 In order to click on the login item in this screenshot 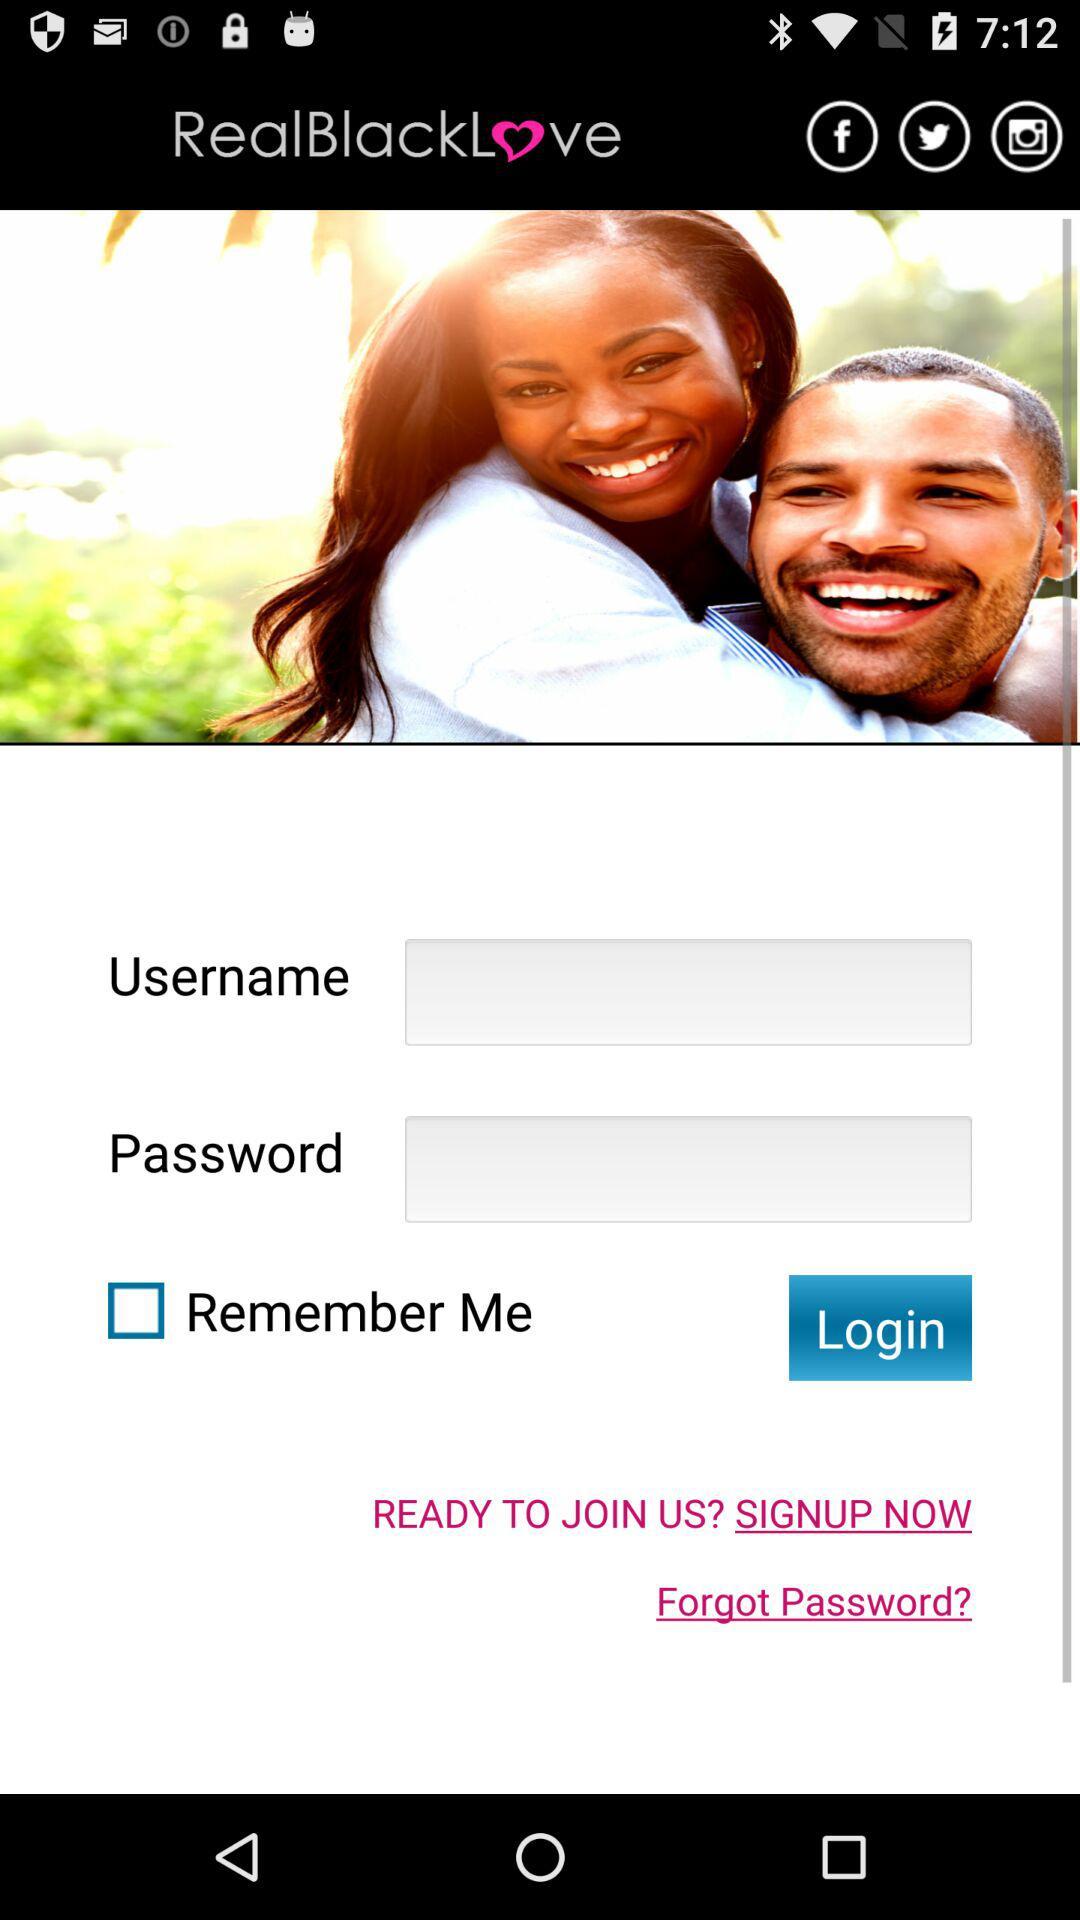, I will do `click(879, 1327)`.